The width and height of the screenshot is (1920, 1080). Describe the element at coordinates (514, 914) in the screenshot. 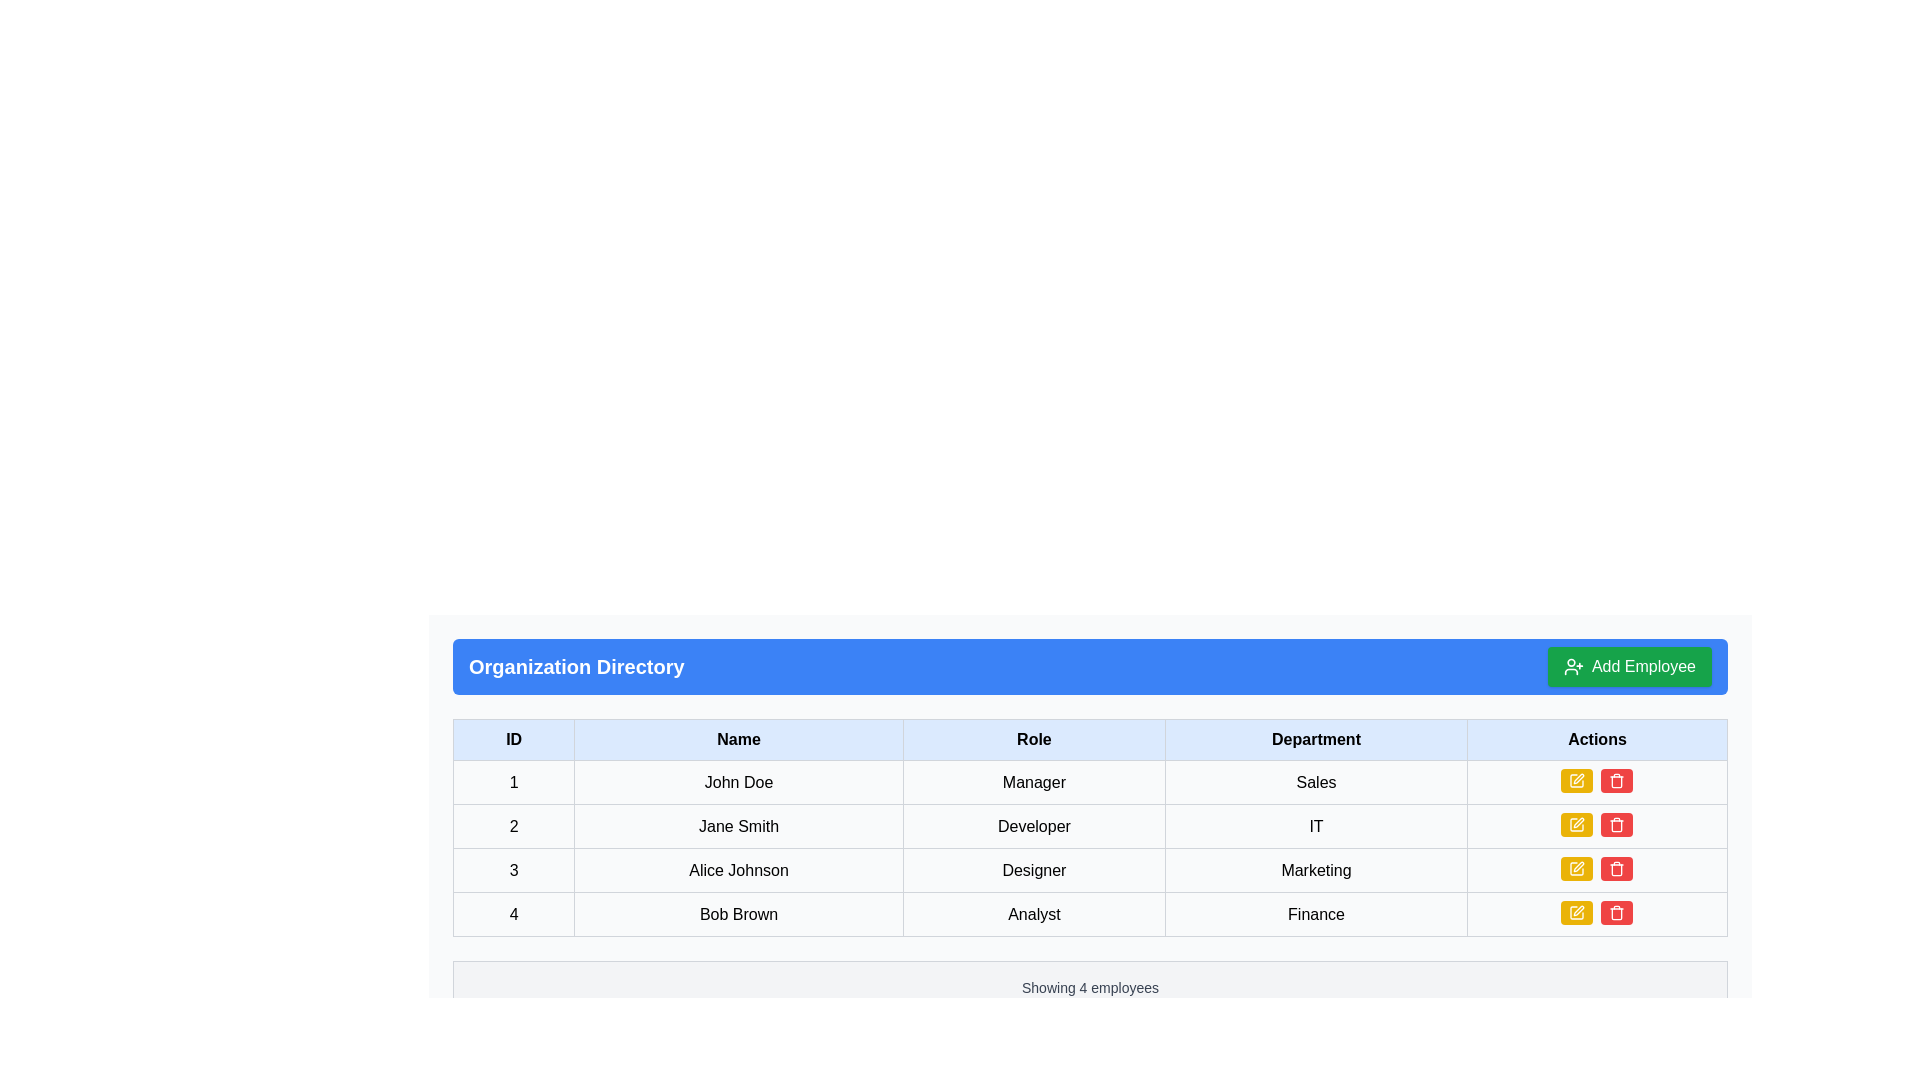

I see `the table cell displaying the employee identification number in the last row under the 'ID' column, which is adjacent to the cell containing 'Bob Brown'` at that location.